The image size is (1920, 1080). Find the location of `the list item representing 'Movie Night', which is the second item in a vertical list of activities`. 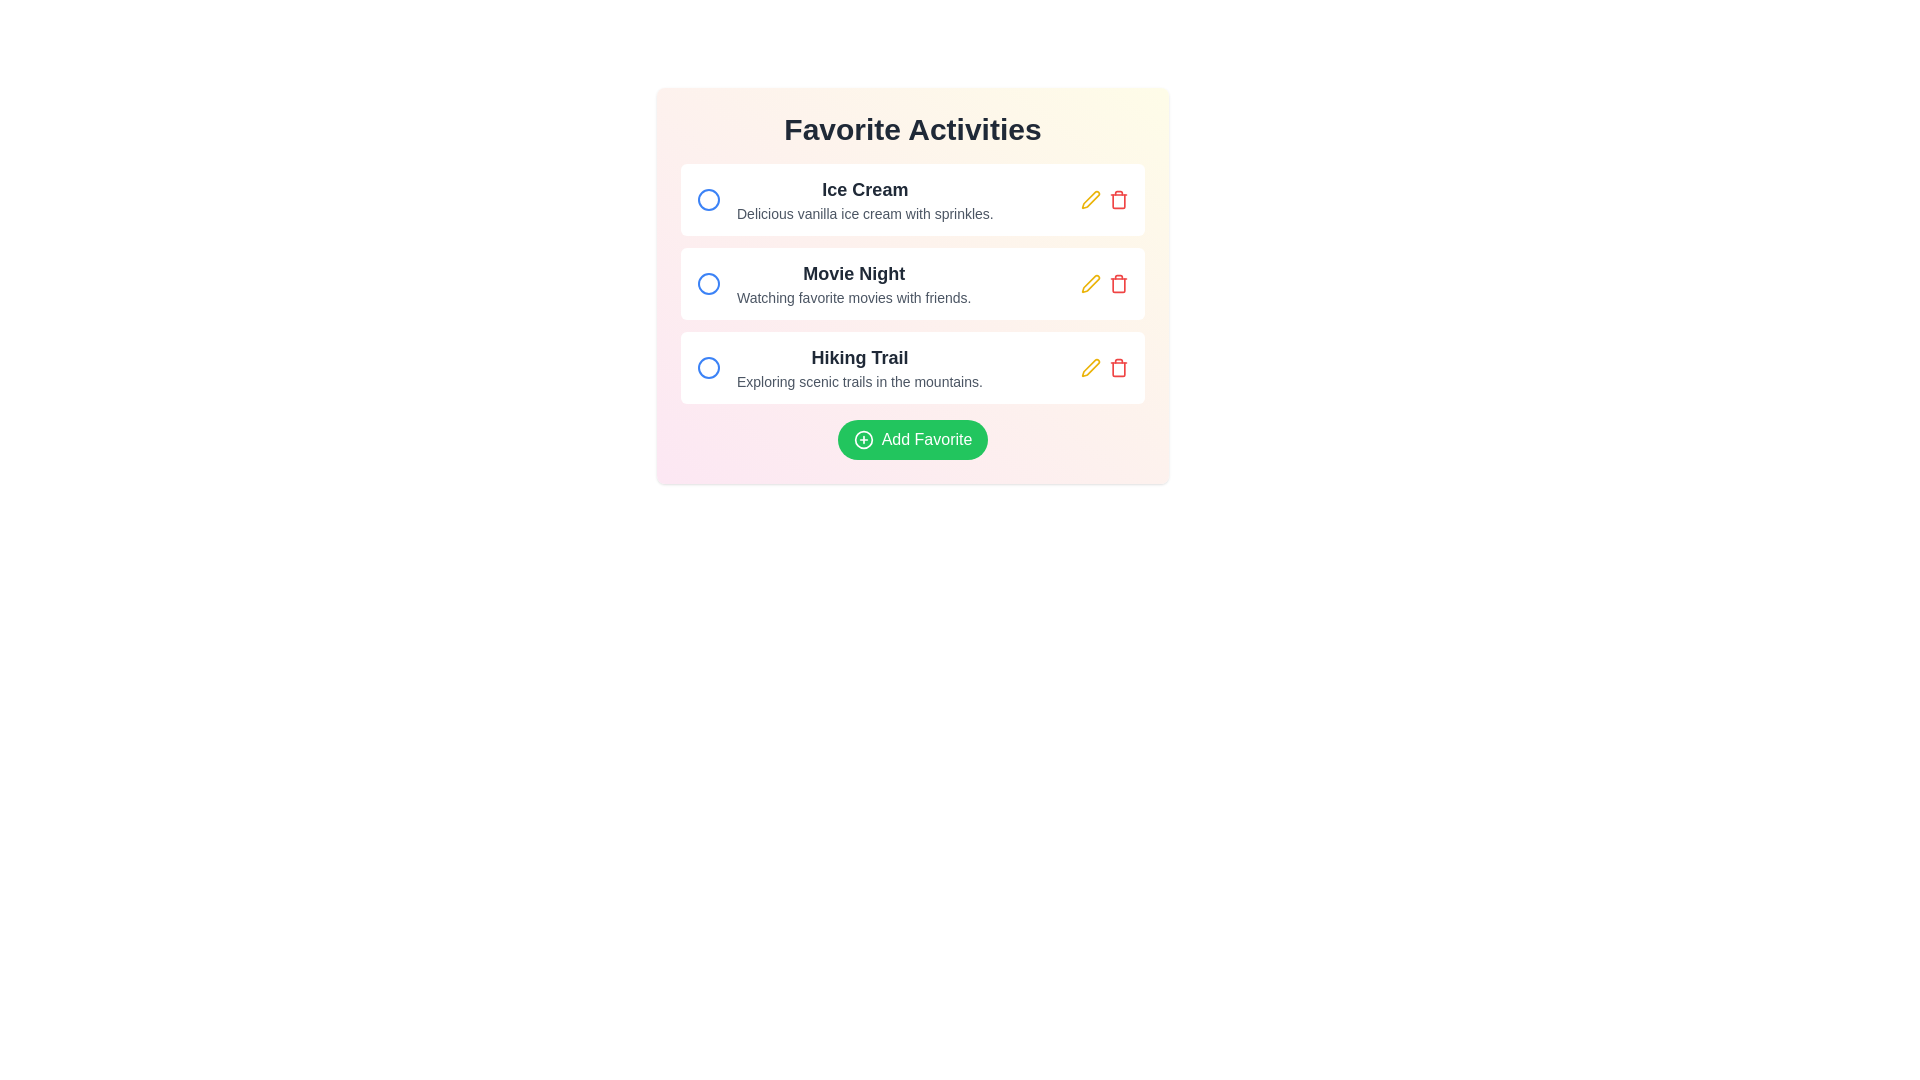

the list item representing 'Movie Night', which is the second item in a vertical list of activities is located at coordinates (834, 284).